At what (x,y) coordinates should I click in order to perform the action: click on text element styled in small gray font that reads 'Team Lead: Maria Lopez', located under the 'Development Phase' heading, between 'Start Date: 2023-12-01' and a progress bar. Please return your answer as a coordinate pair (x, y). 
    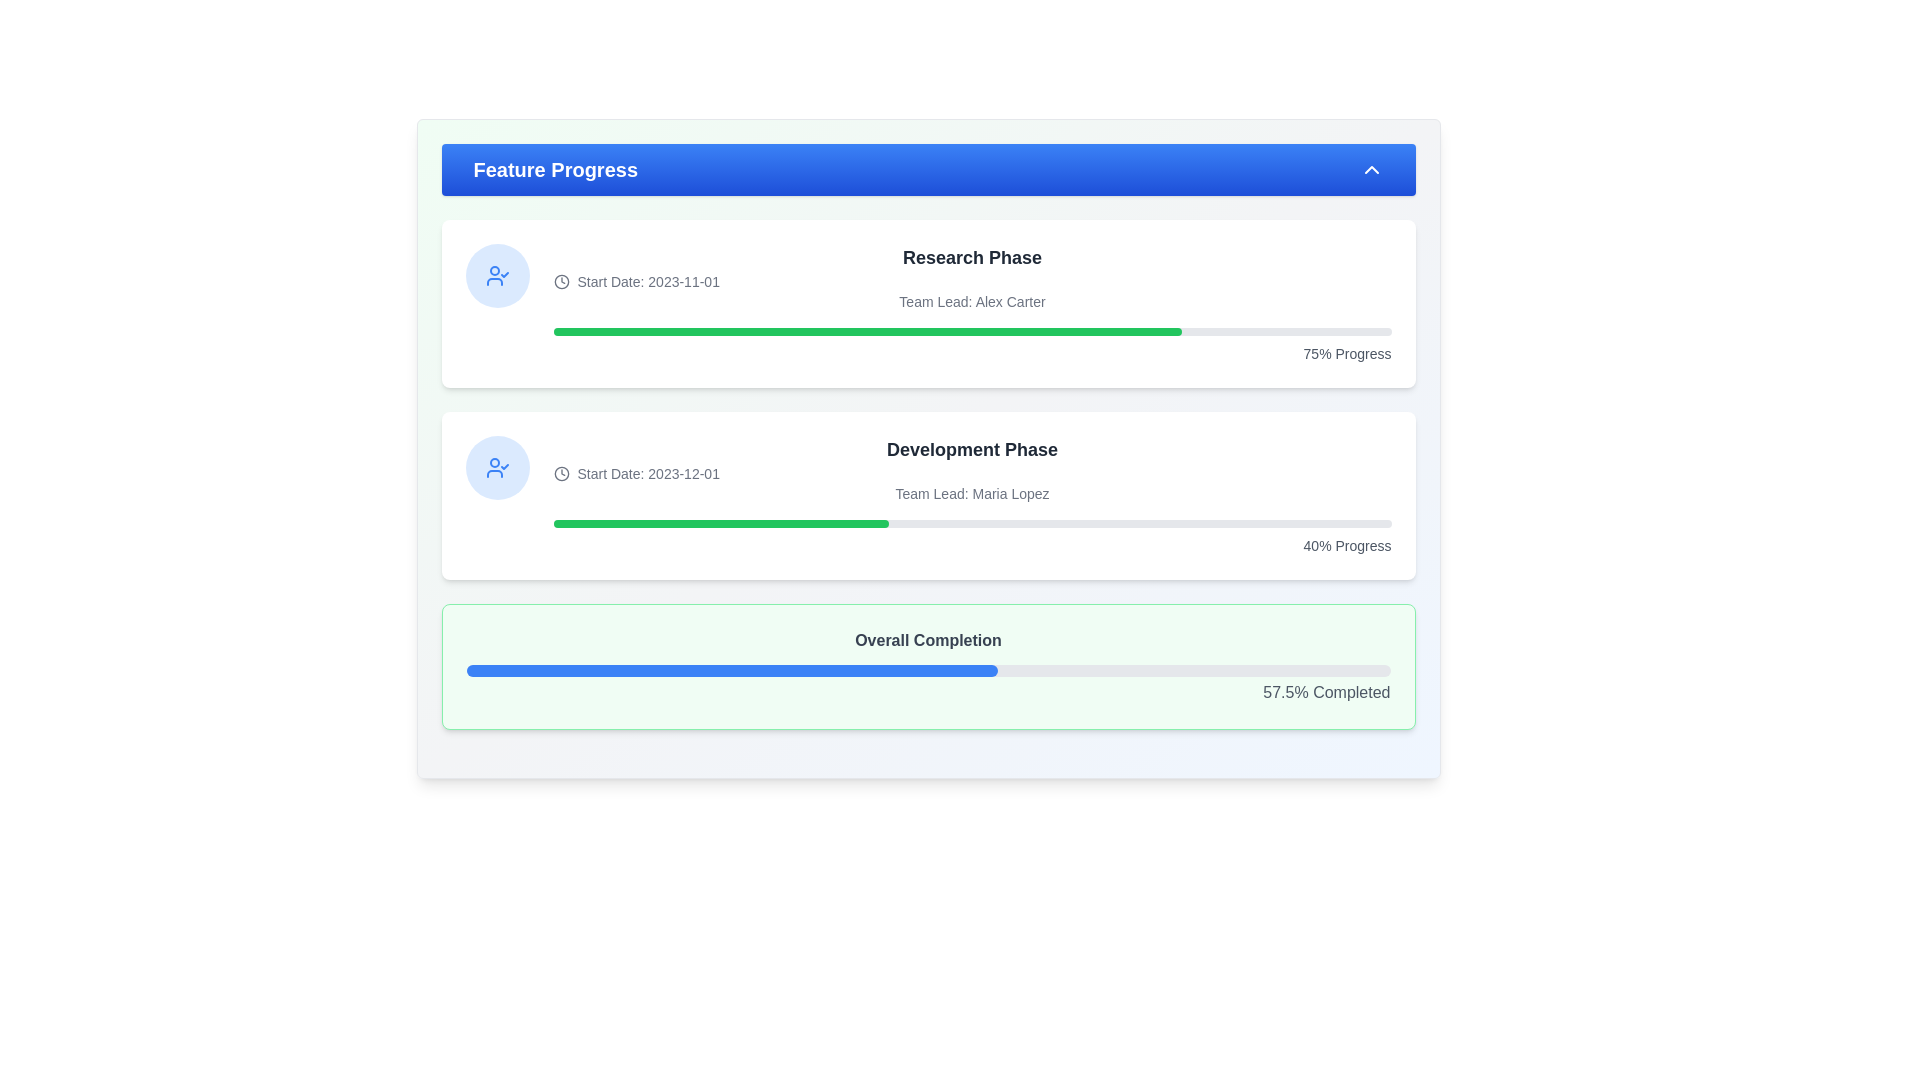
    Looking at the image, I should click on (972, 493).